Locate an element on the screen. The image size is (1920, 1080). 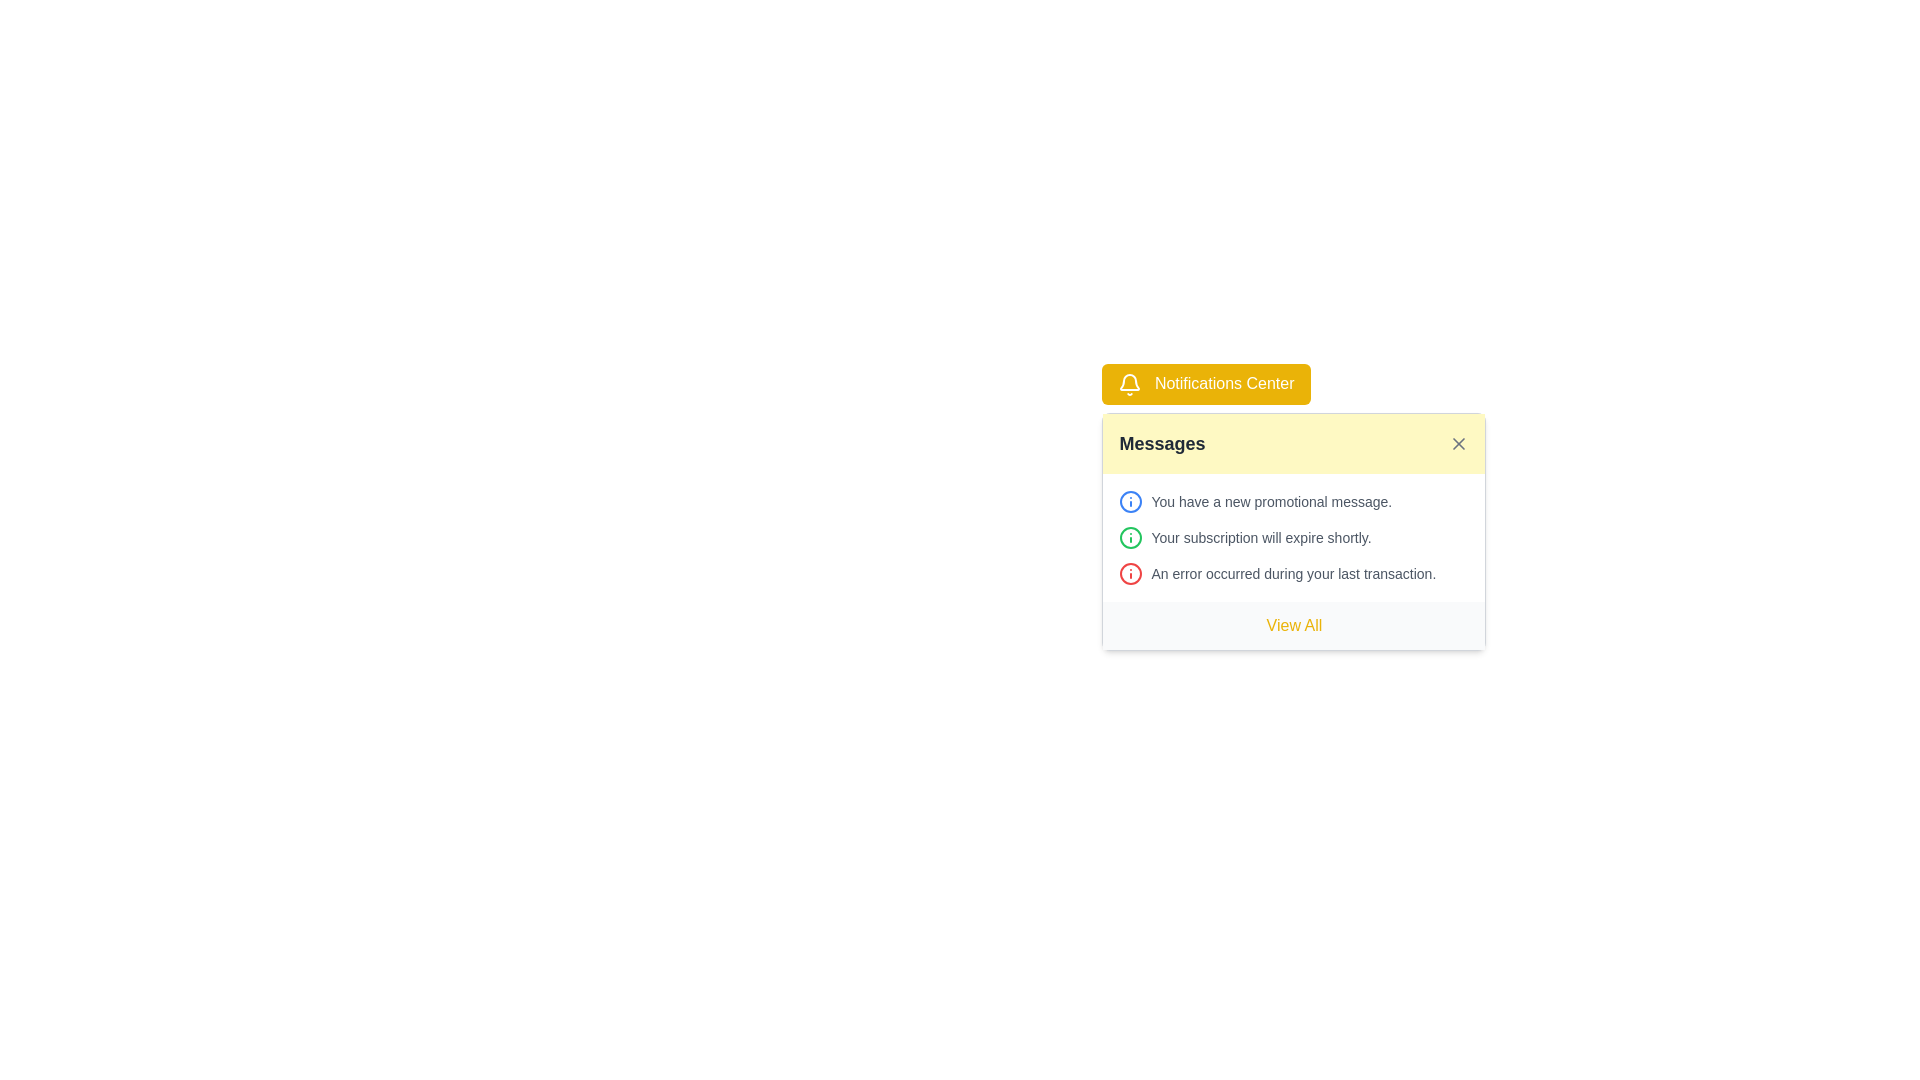
notifications displayed in the Notification modal located below the 'Notifications Center' button, which is styled with a bright yellow background is located at coordinates (1294, 530).